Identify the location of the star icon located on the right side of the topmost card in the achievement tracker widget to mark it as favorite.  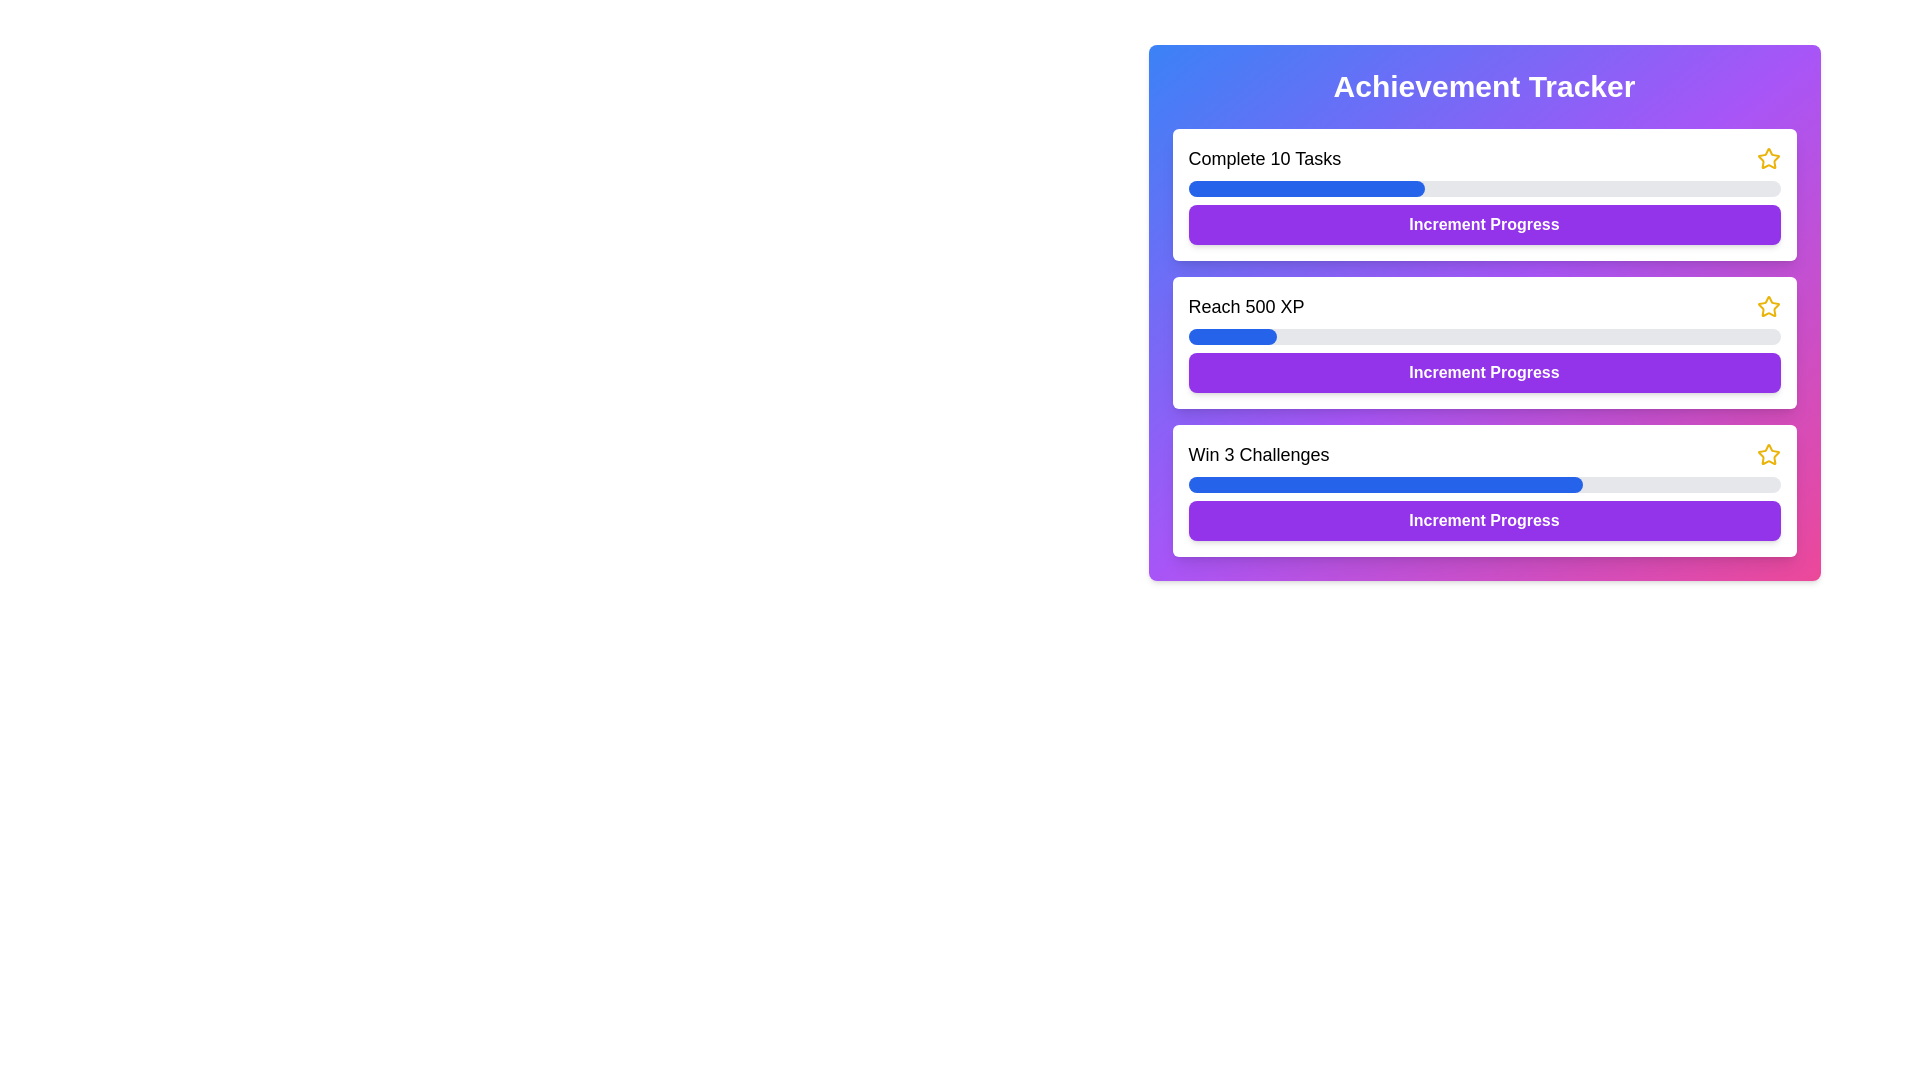
(1767, 157).